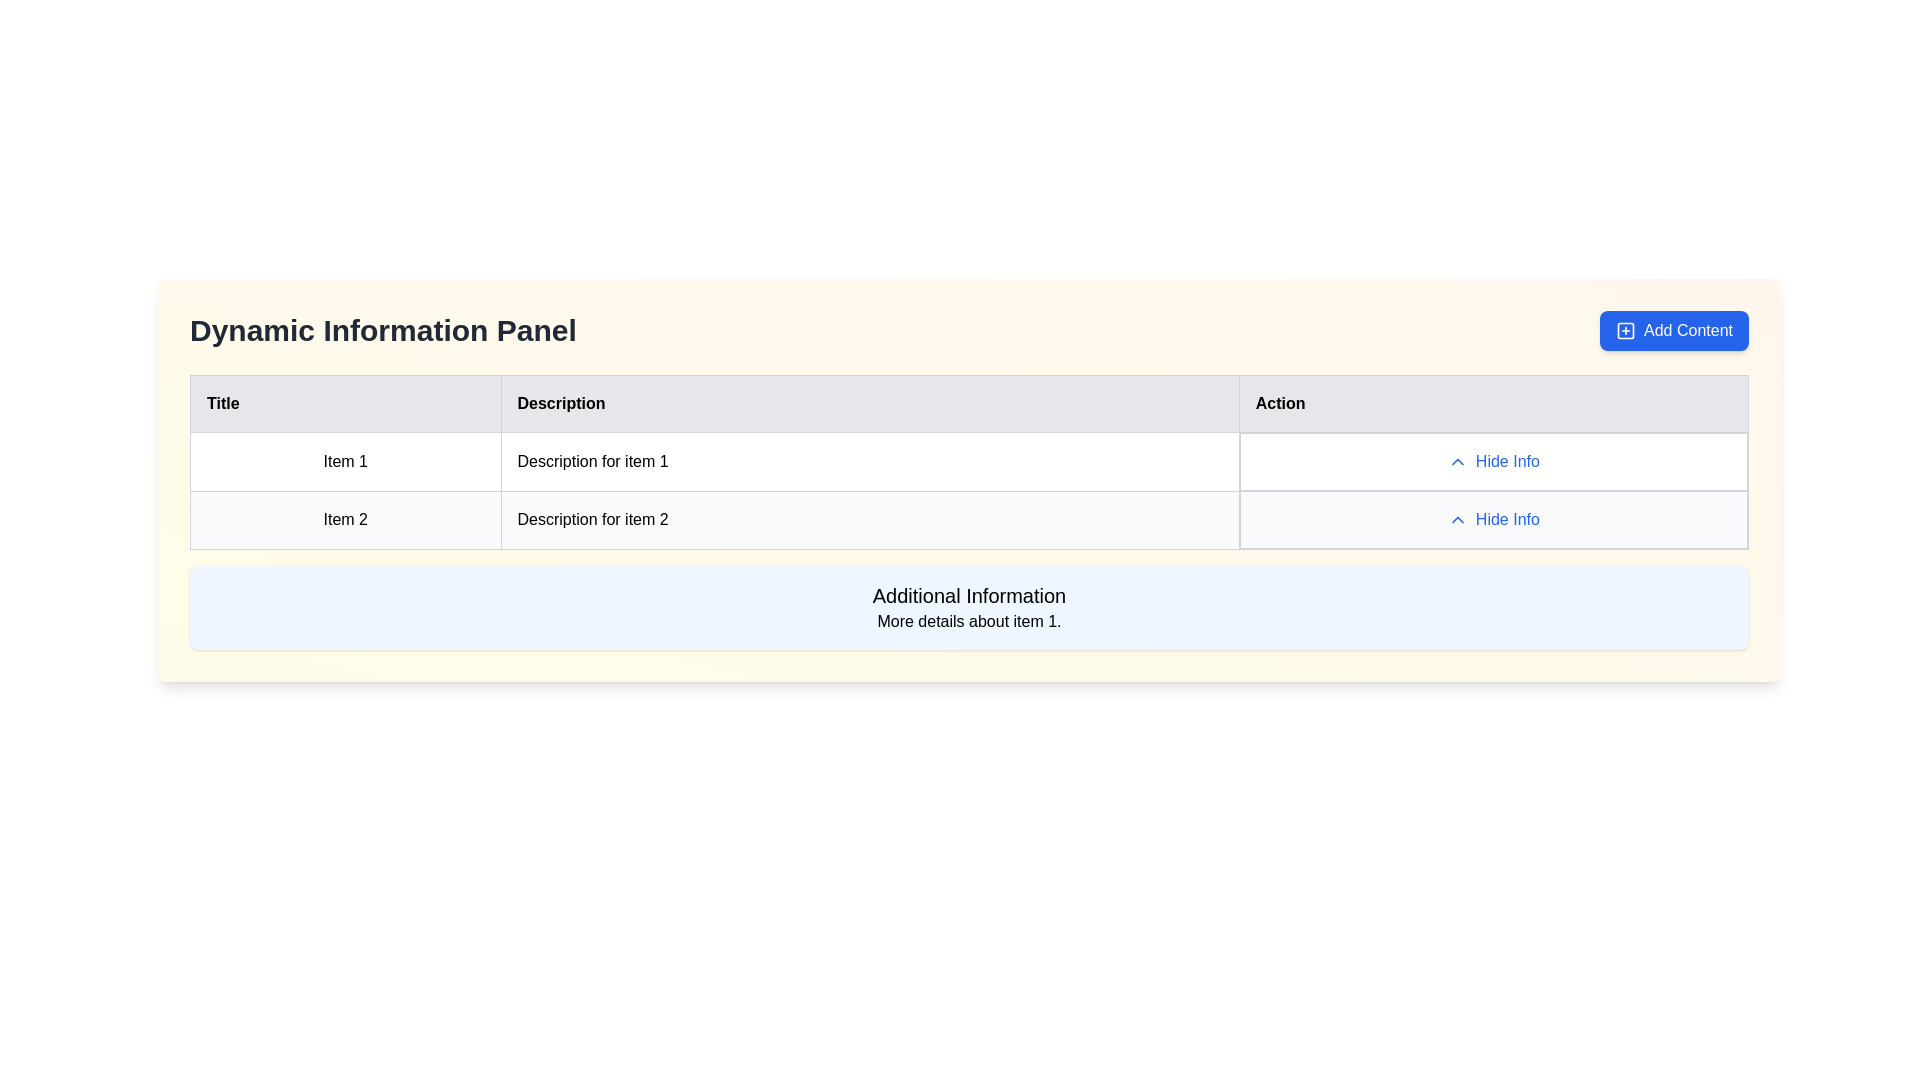  Describe the element at coordinates (1674, 330) in the screenshot. I see `the button located at the top-right of the 'Dynamic Information Panel'` at that location.